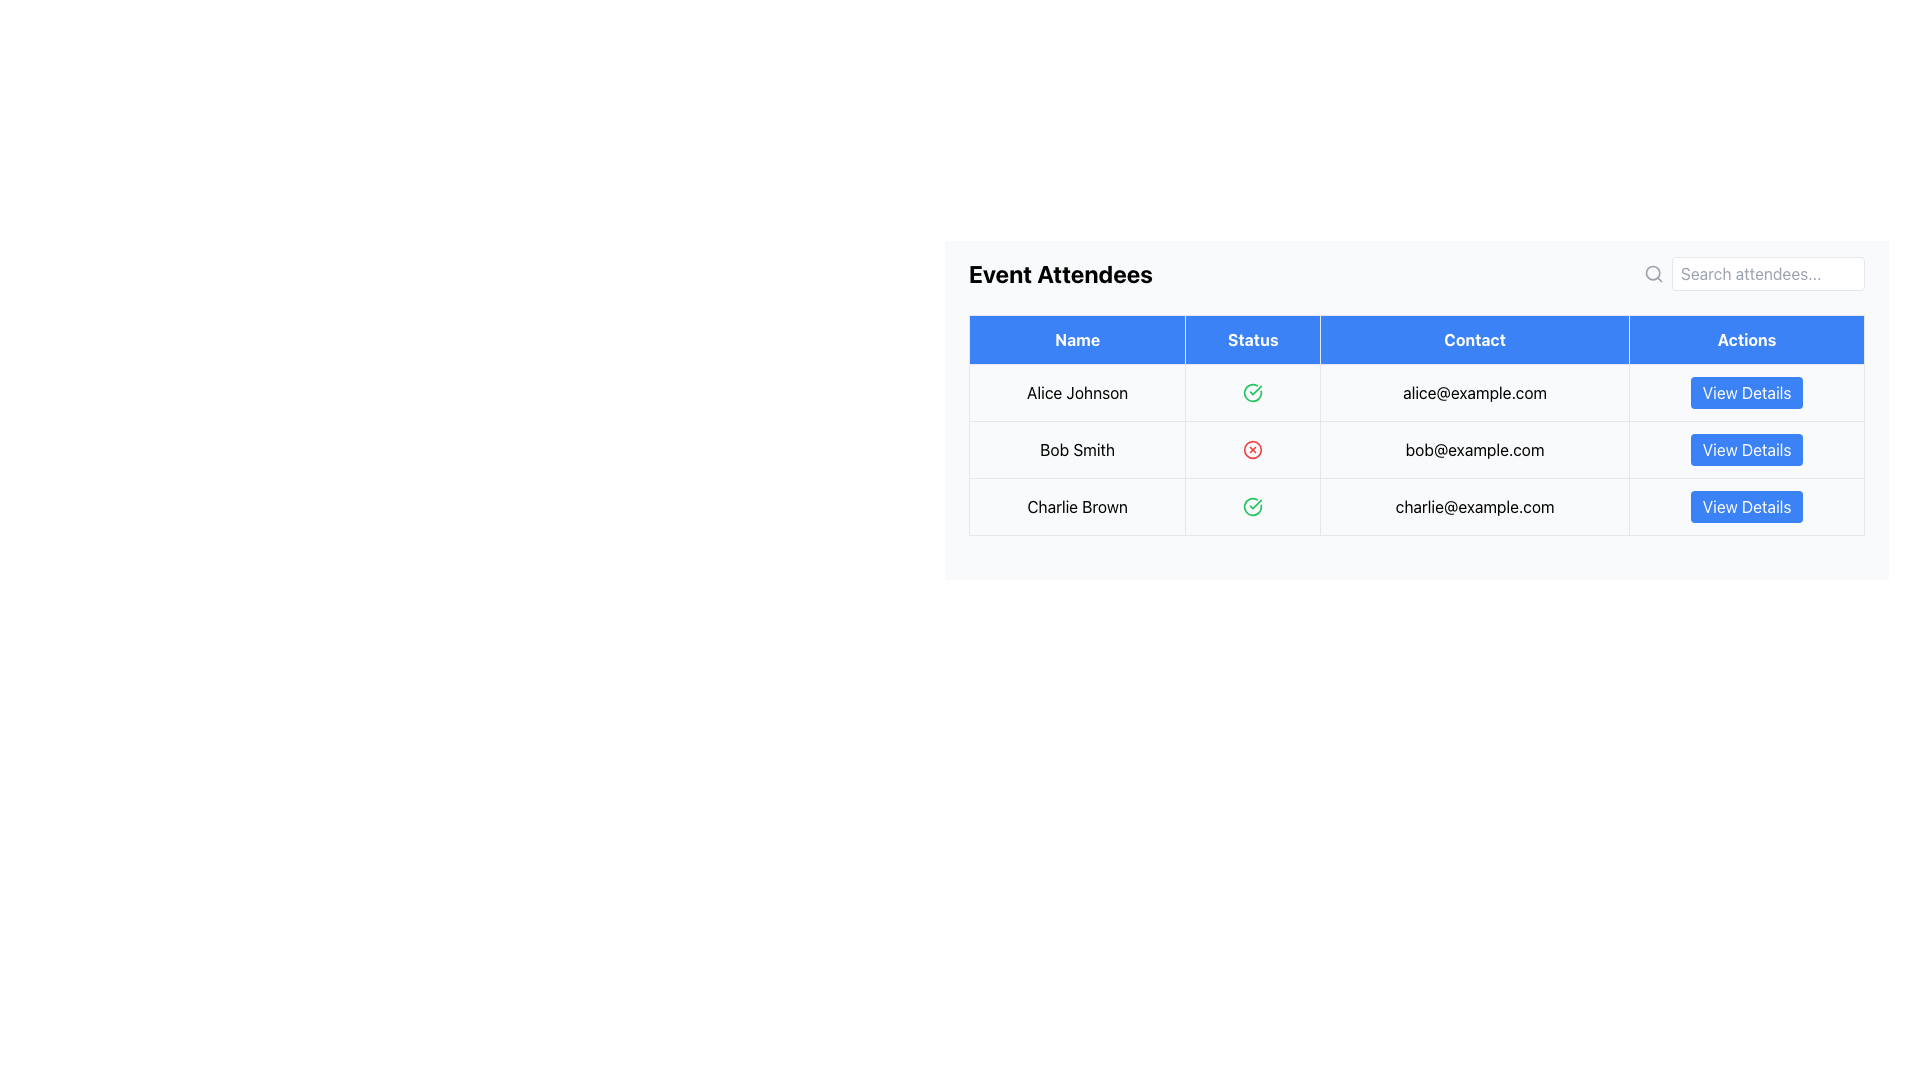 The width and height of the screenshot is (1920, 1080). I want to click on the red circular icon with a white border and a white cross inside, located in the 'Status' column for the row corresponding to 'Bob Smith', so click(1252, 450).